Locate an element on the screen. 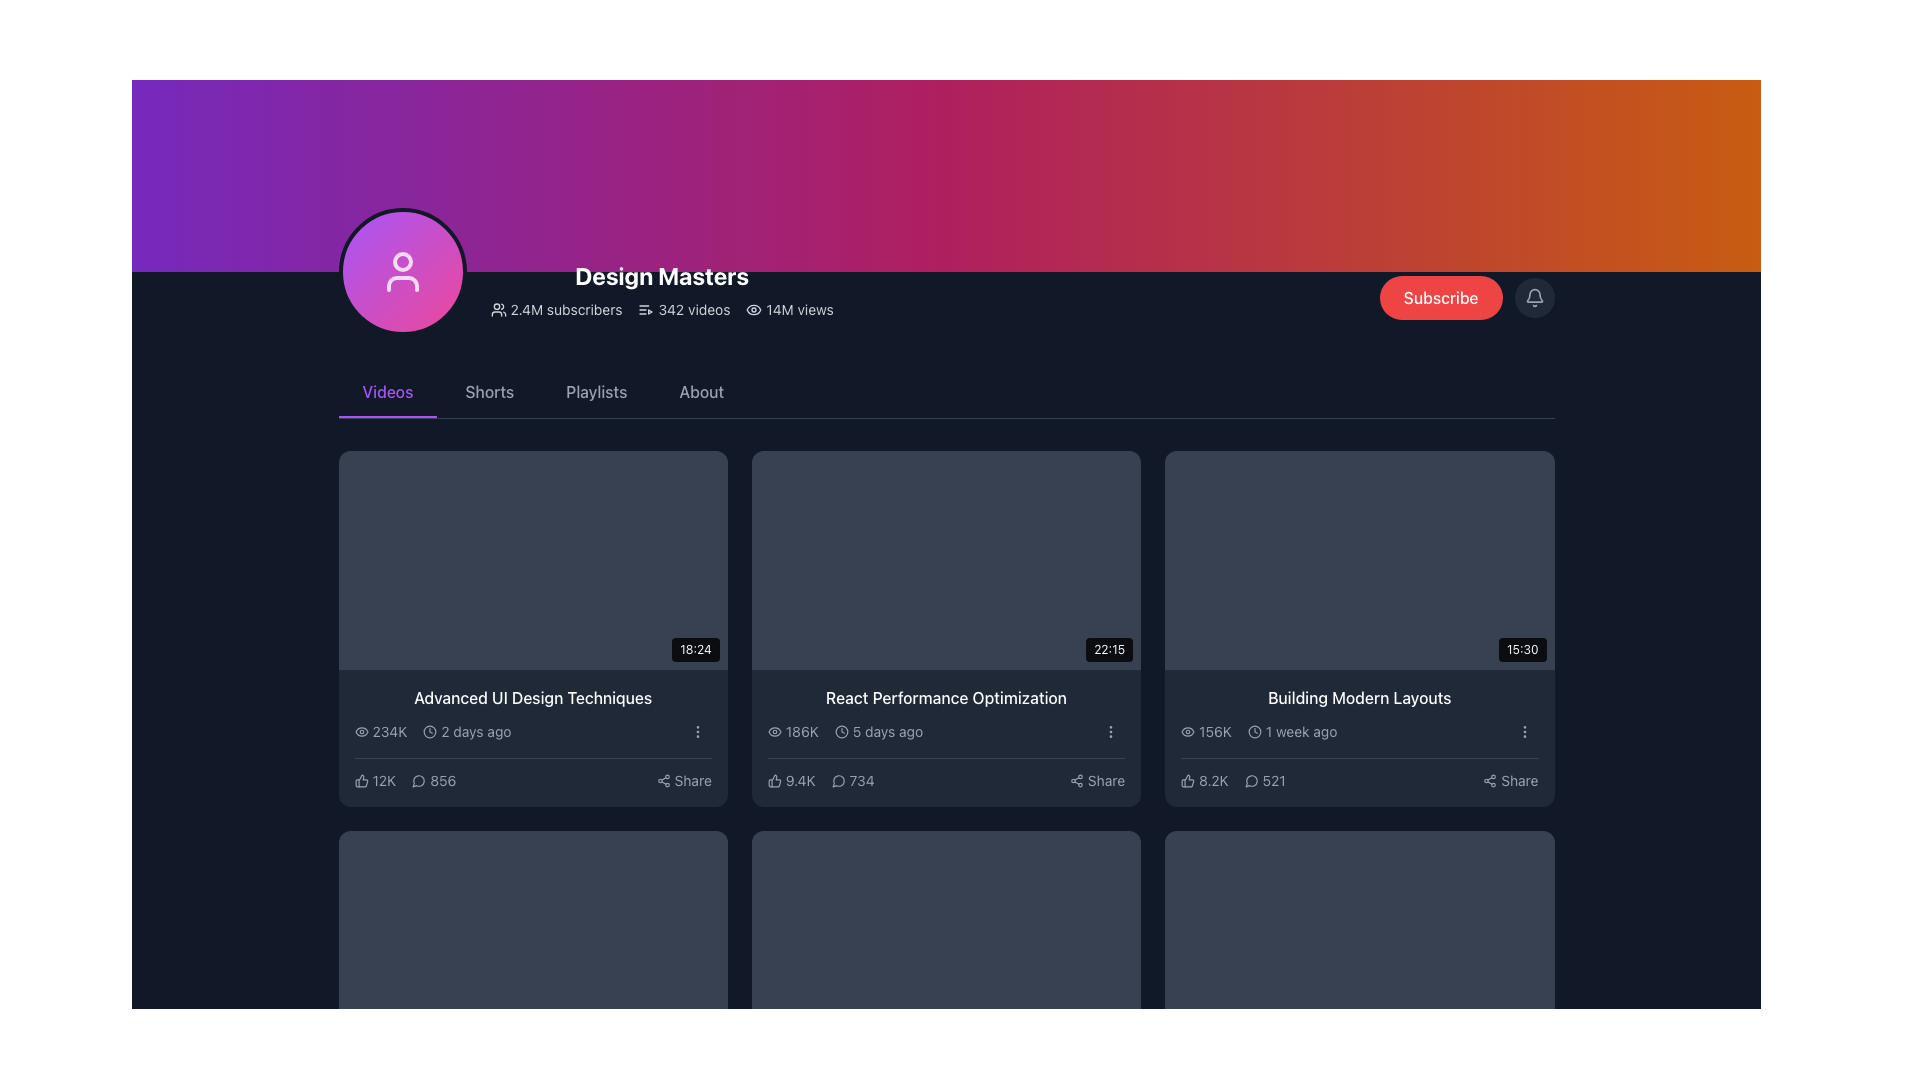 The width and height of the screenshot is (1920, 1080). the button located at the rightmost end of the video metadata bar for 'Advanced UI Design Techniques' is located at coordinates (697, 732).